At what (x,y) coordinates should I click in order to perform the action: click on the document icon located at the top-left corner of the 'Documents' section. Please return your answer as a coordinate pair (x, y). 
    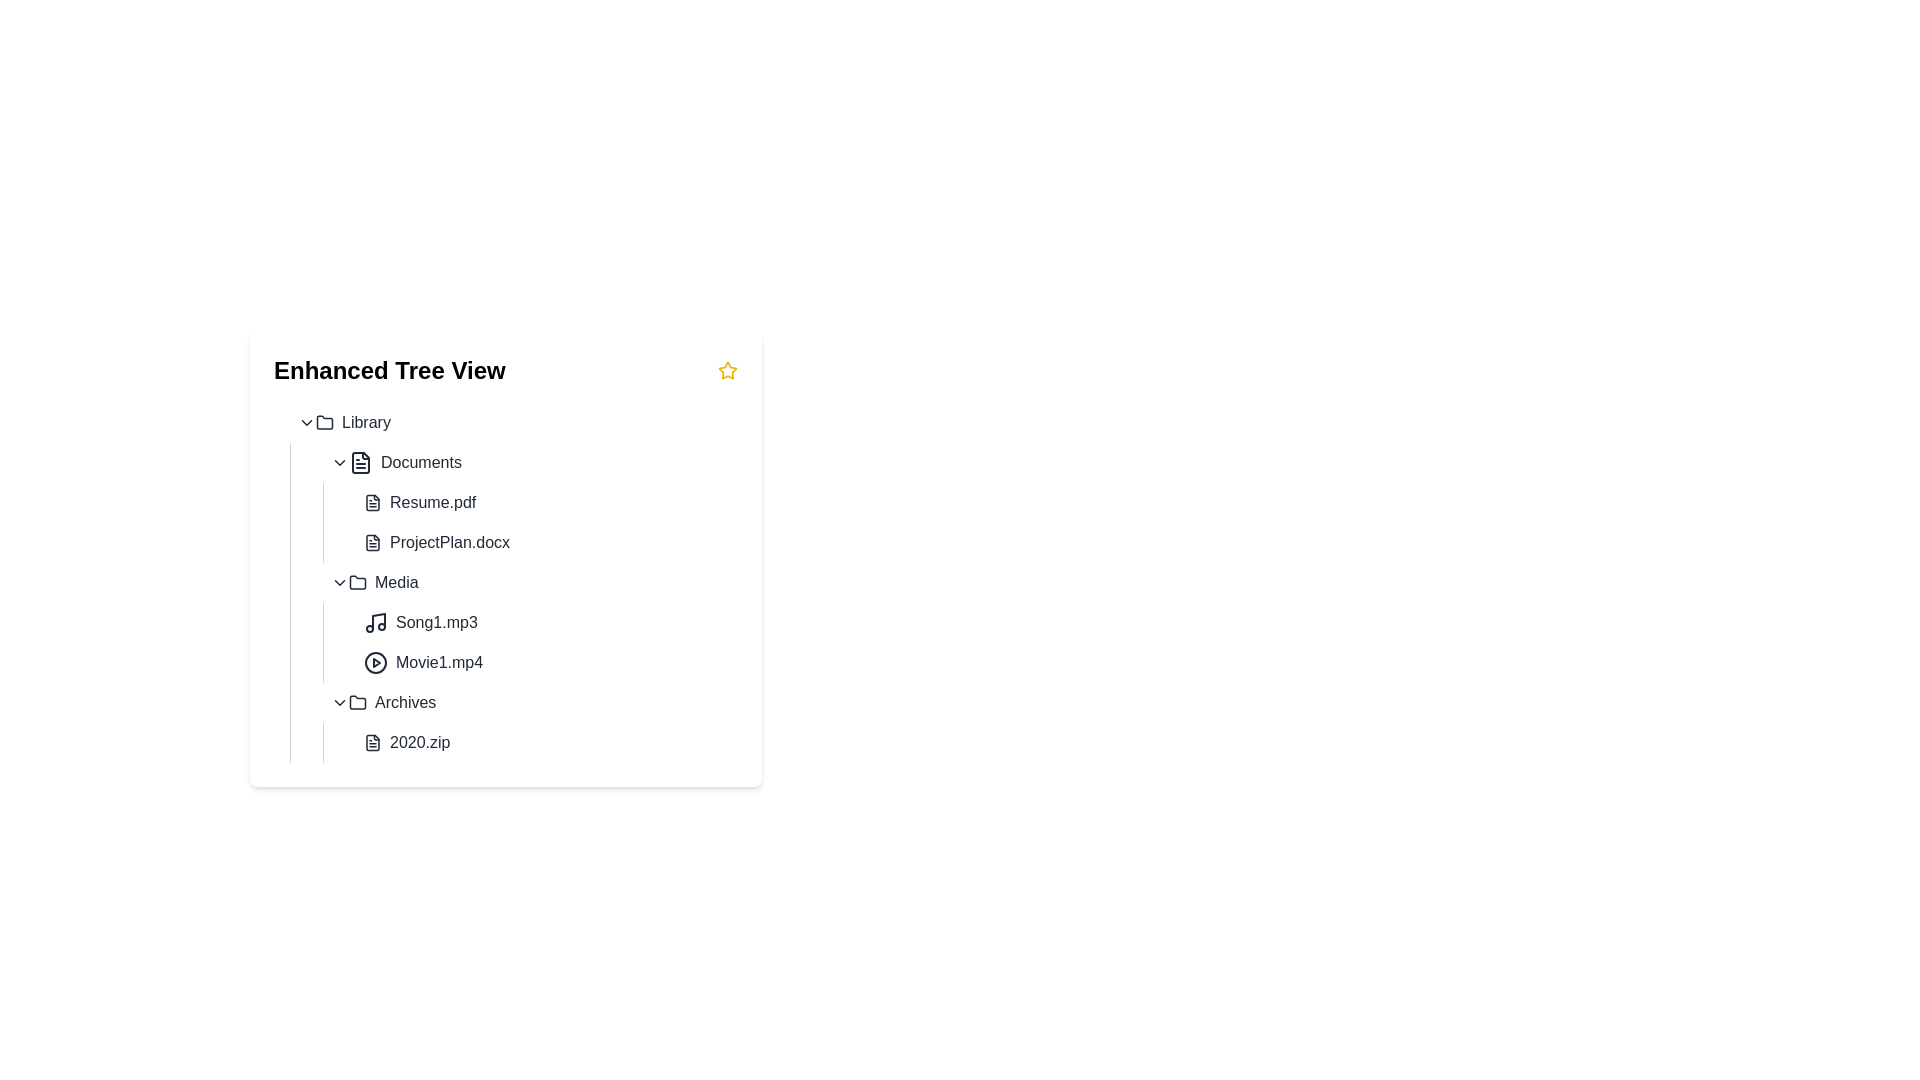
    Looking at the image, I should click on (360, 462).